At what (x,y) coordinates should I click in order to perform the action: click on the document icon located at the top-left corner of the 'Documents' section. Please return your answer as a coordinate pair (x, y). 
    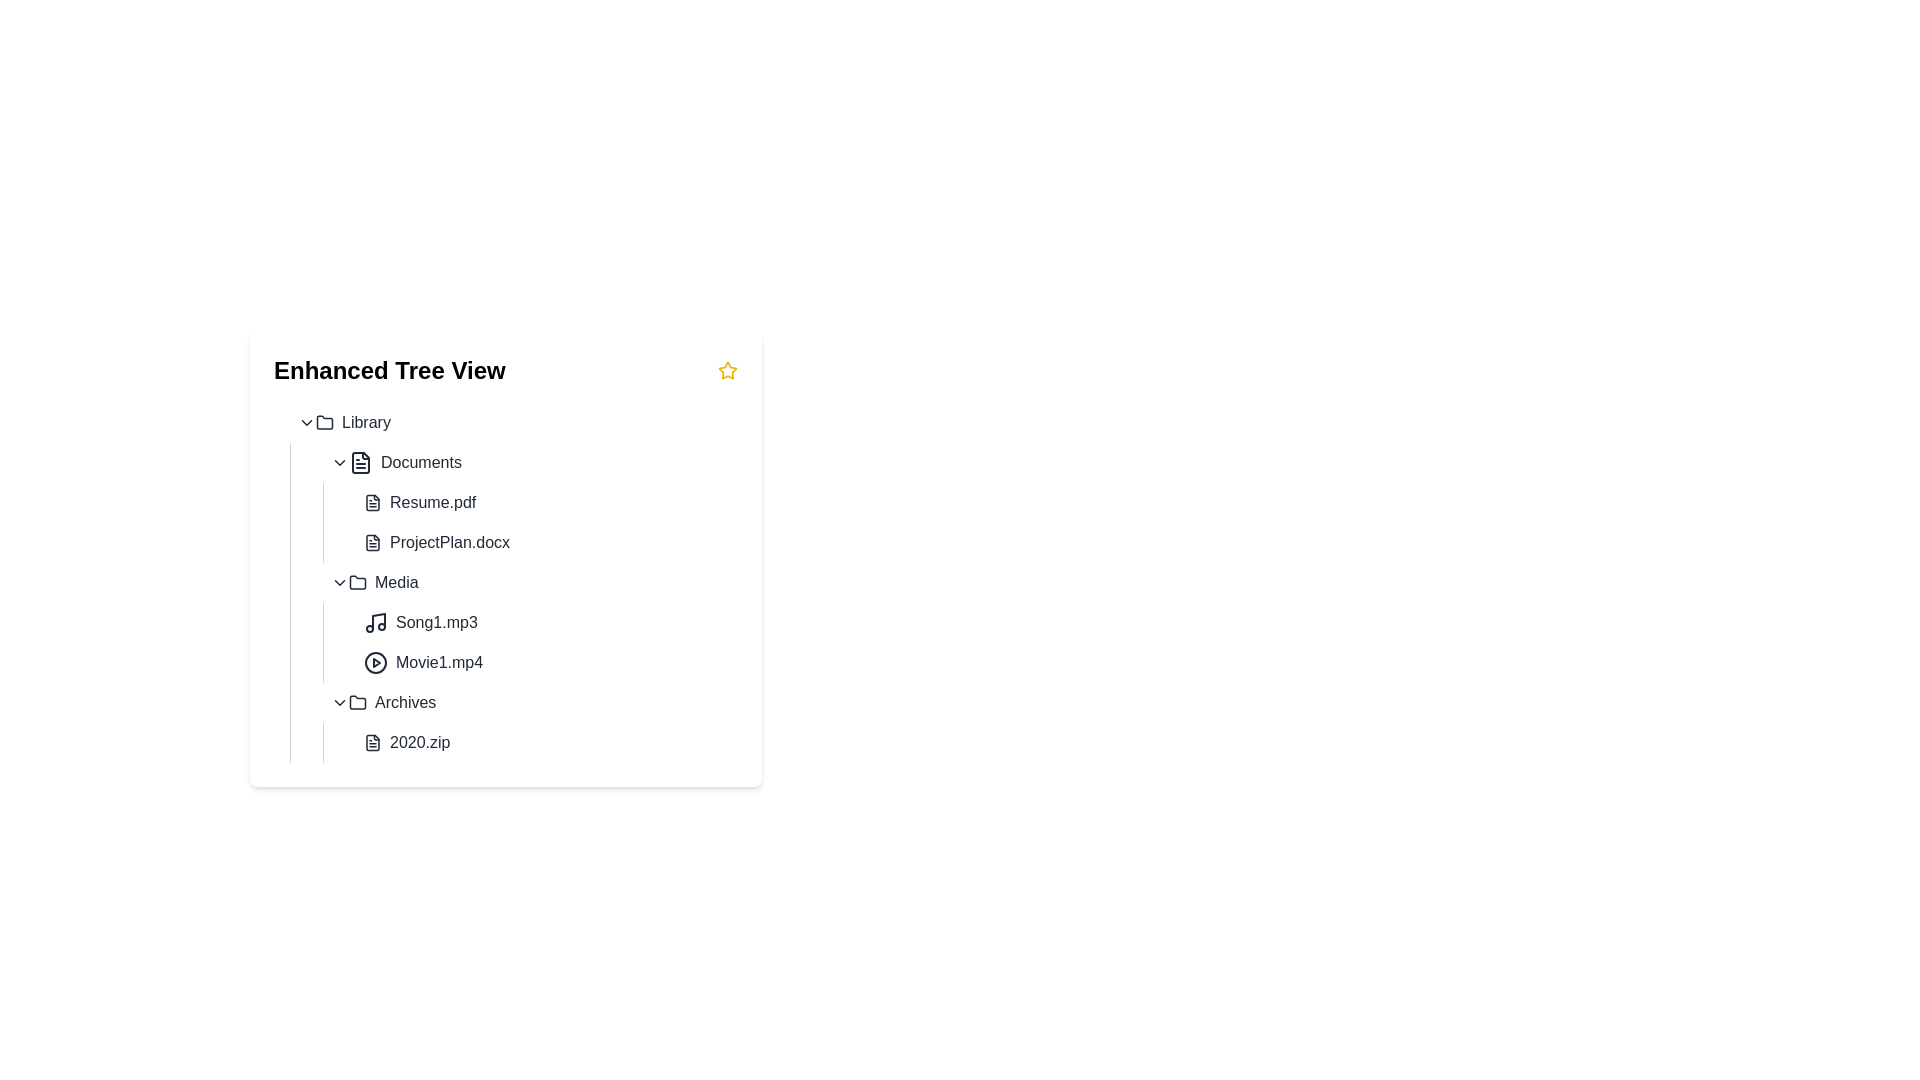
    Looking at the image, I should click on (360, 462).